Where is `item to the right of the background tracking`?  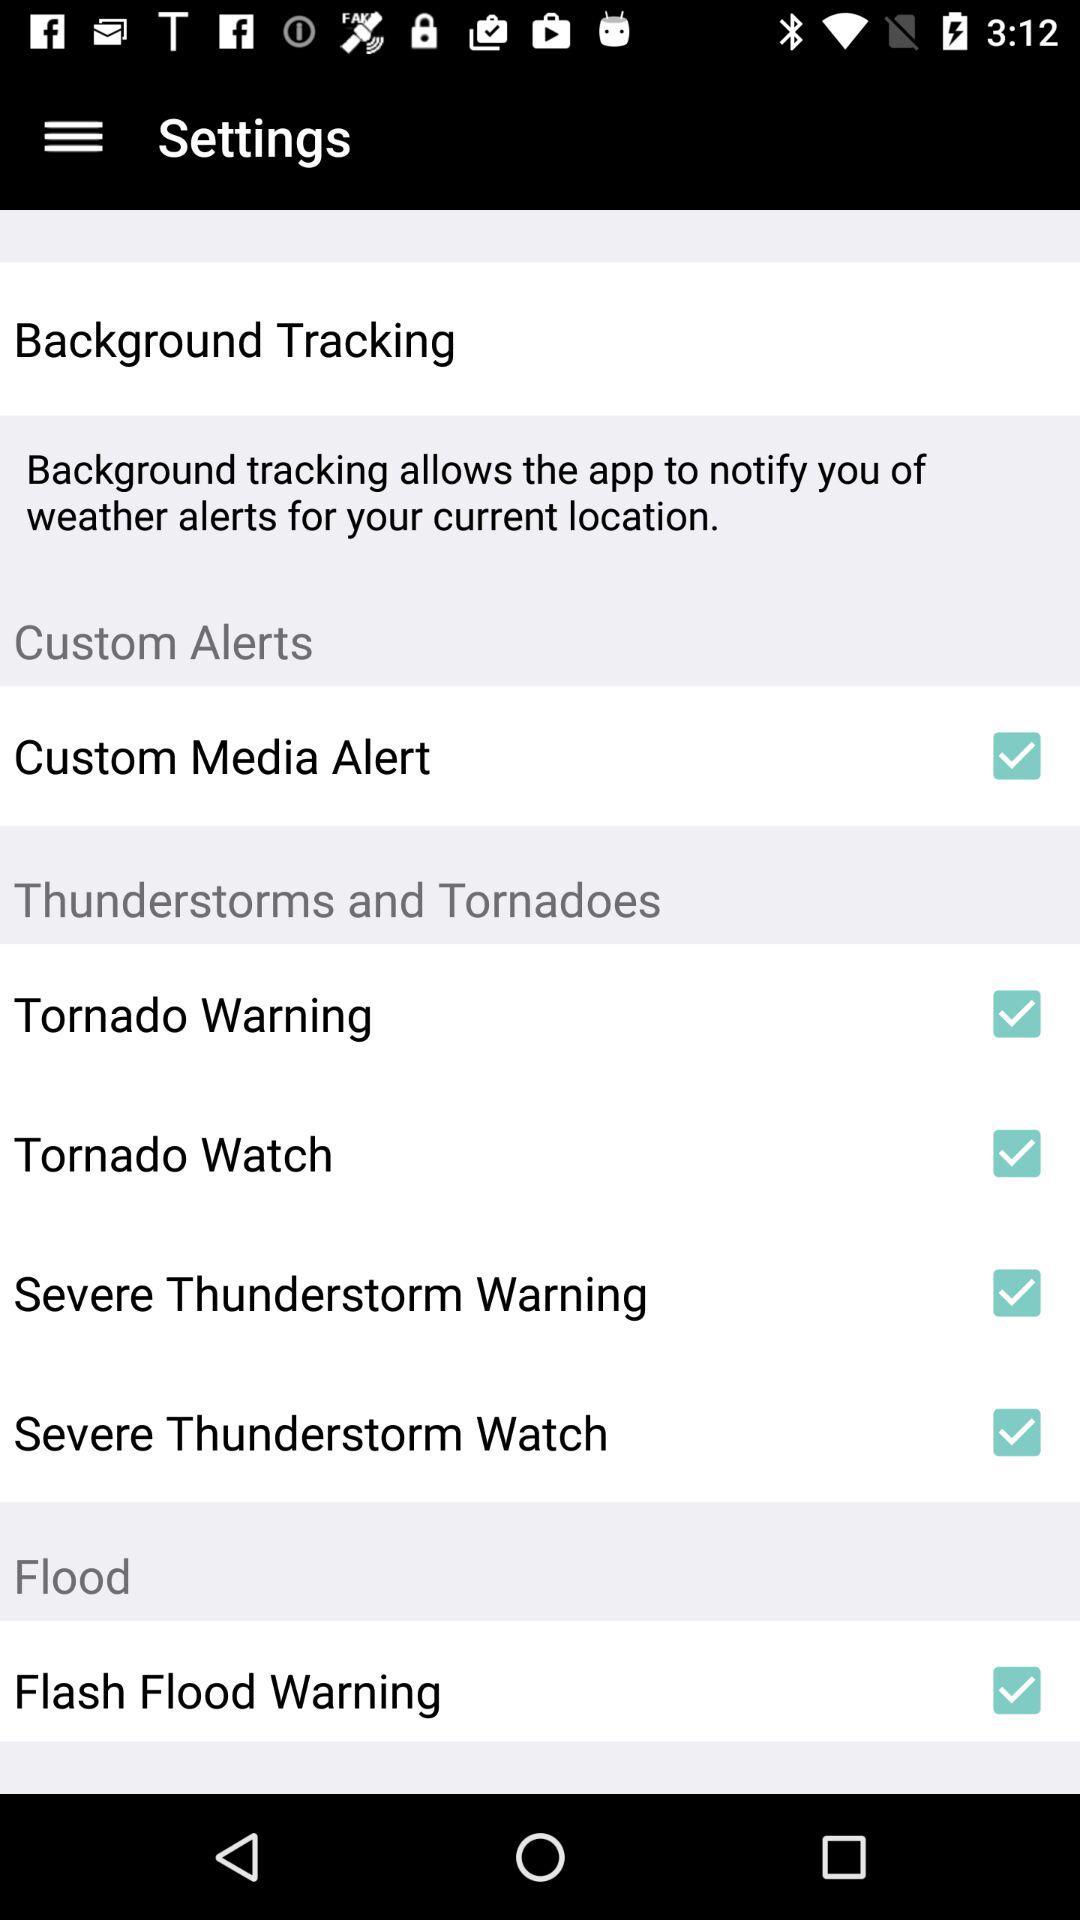 item to the right of the background tracking is located at coordinates (1017, 339).